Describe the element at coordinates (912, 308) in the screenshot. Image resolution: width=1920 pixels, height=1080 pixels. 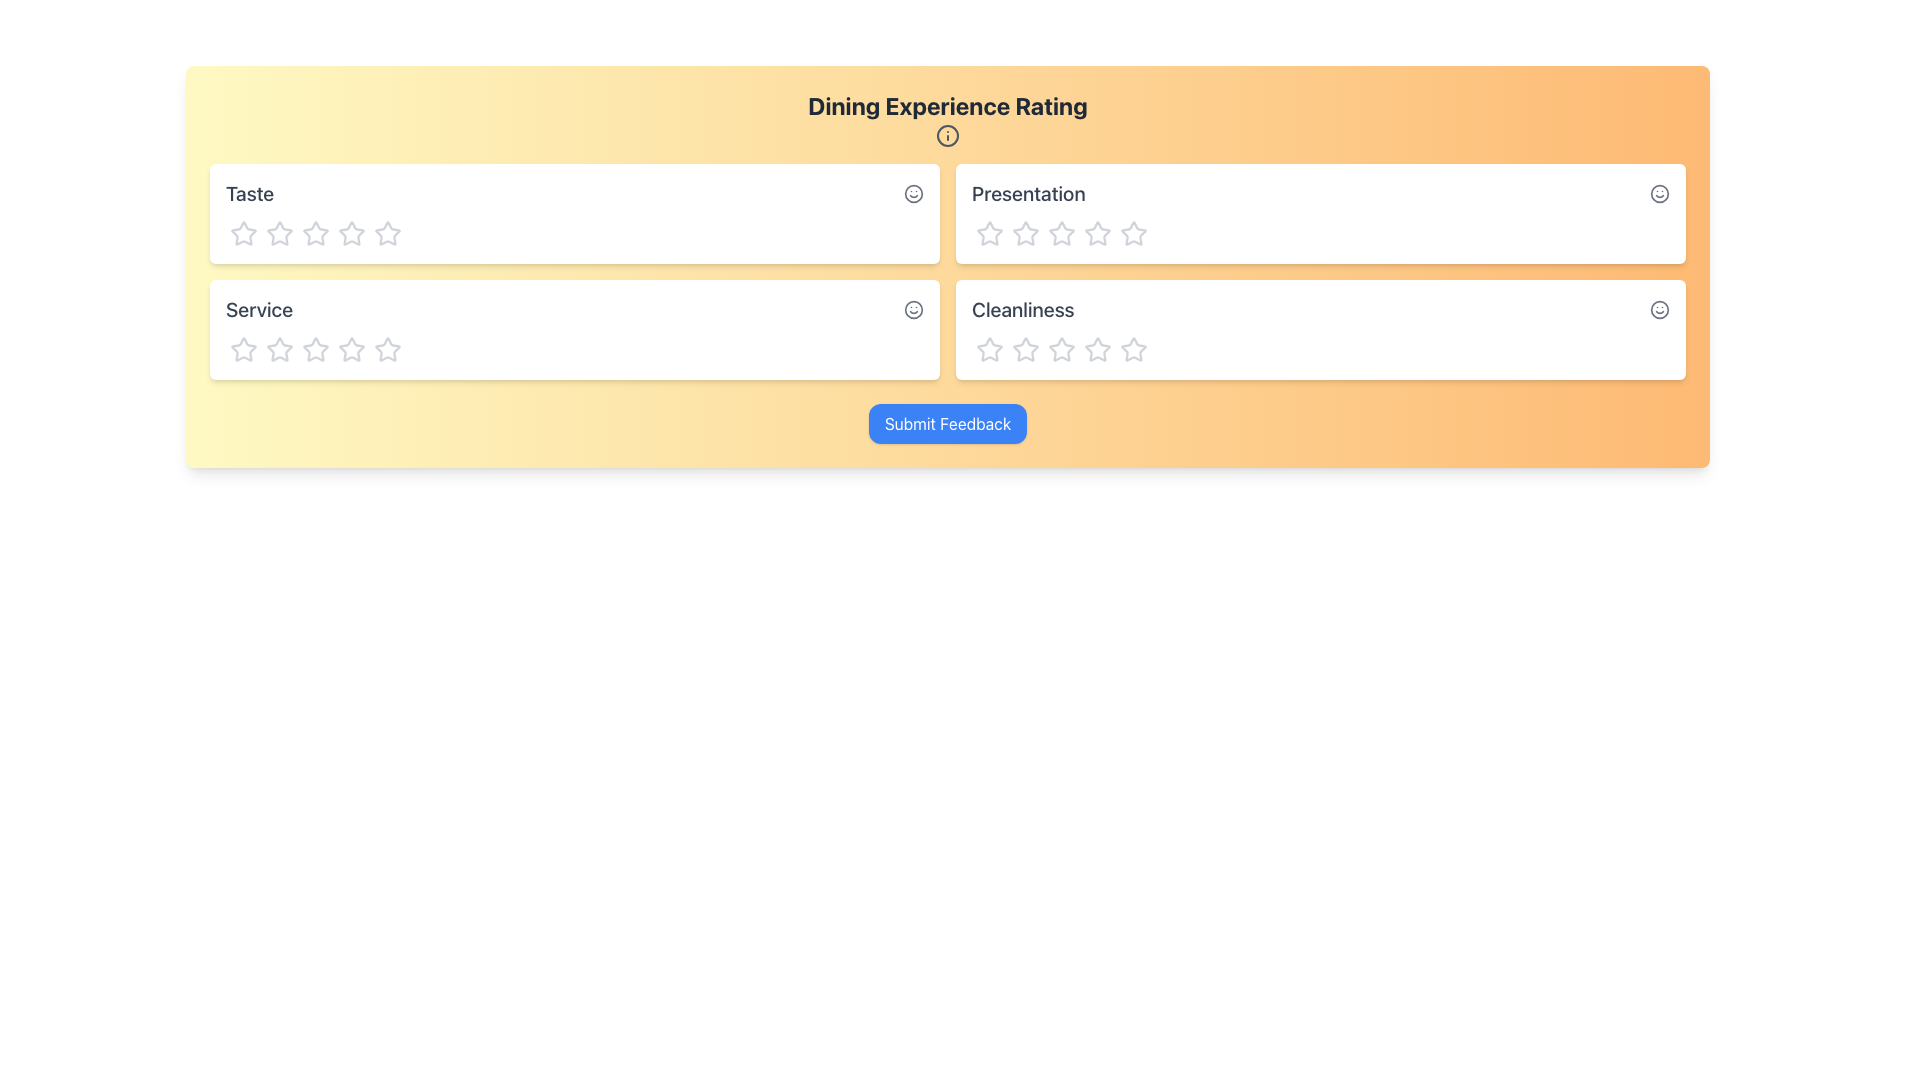
I see `the decorative icon located at the far-right end of the 'Service' section, aligned with the 'Service' text and star rating interface below it` at that location.